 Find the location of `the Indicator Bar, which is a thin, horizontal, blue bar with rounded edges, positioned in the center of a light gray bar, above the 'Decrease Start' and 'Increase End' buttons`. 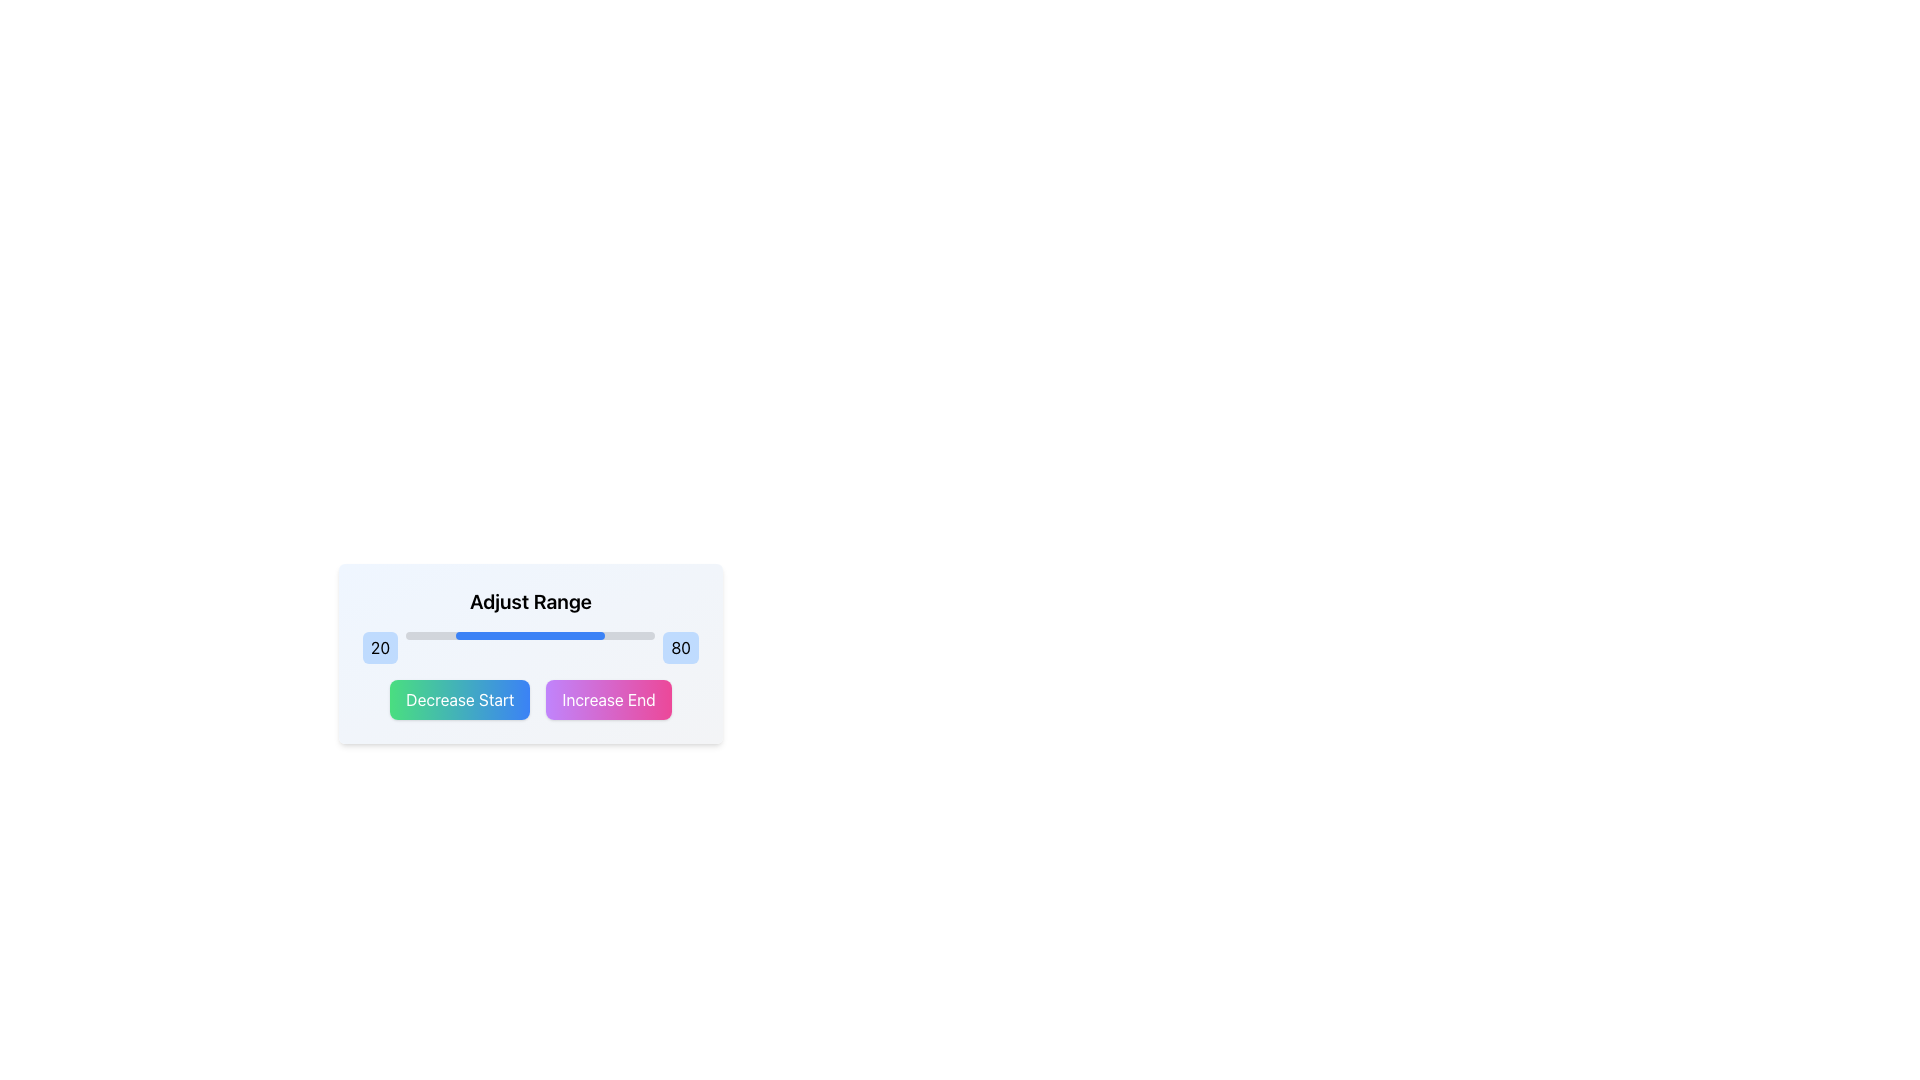

the Indicator Bar, which is a thin, horizontal, blue bar with rounded edges, positioned in the center of a light gray bar, above the 'Decrease Start' and 'Increase End' buttons is located at coordinates (530, 636).